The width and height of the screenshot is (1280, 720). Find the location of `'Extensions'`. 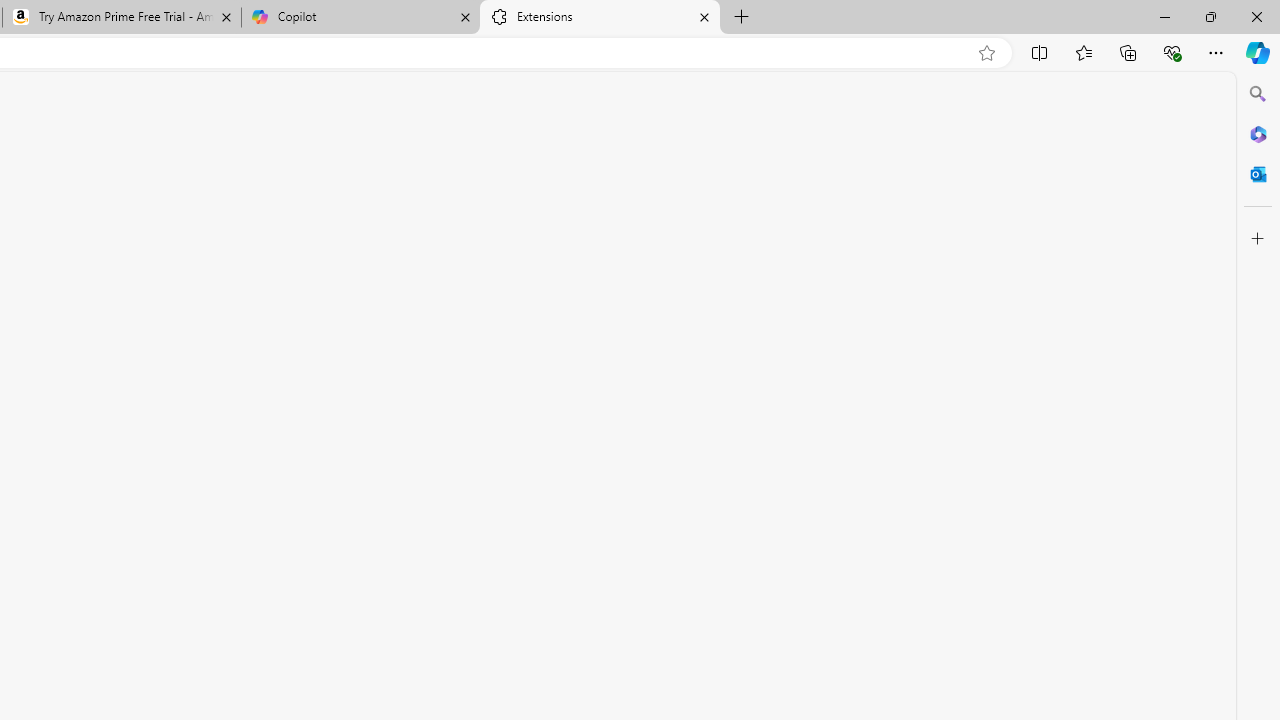

'Extensions' is located at coordinates (599, 17).